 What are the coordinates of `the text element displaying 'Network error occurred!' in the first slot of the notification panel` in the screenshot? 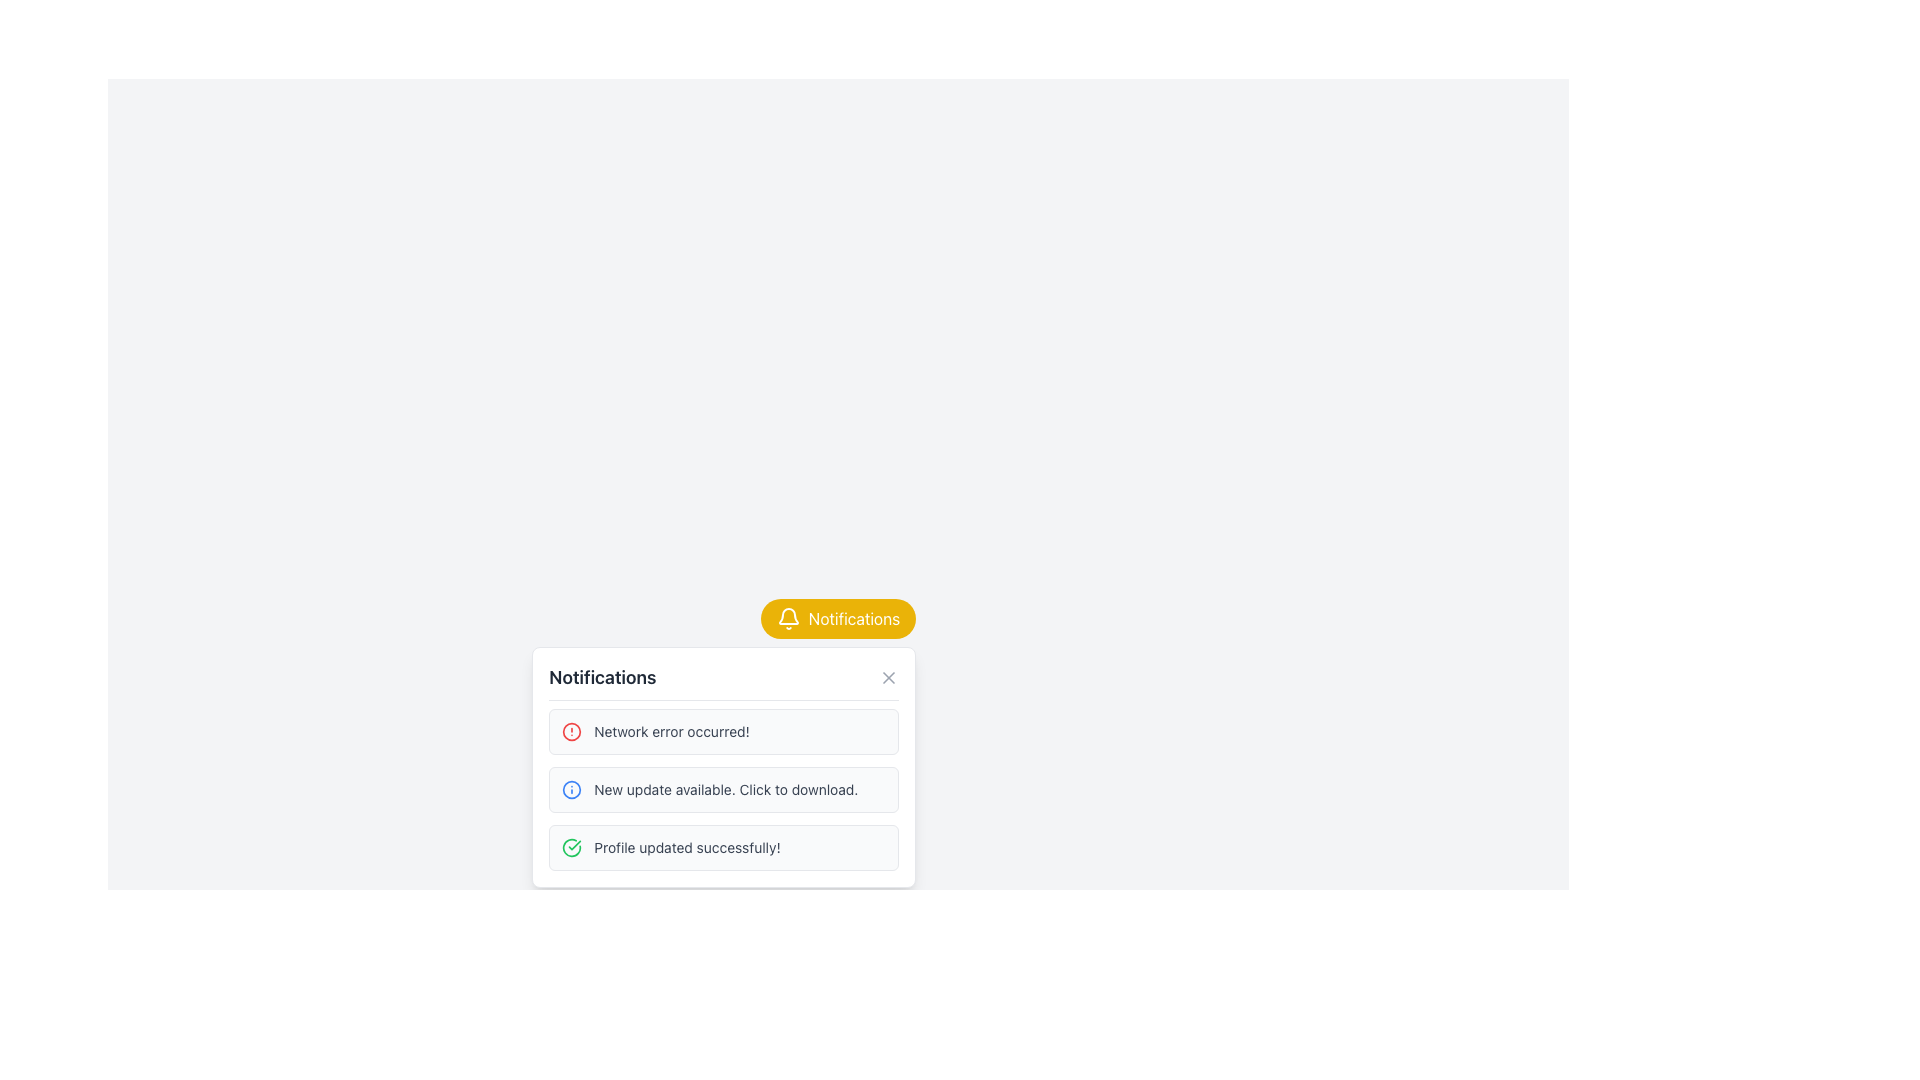 It's located at (672, 732).